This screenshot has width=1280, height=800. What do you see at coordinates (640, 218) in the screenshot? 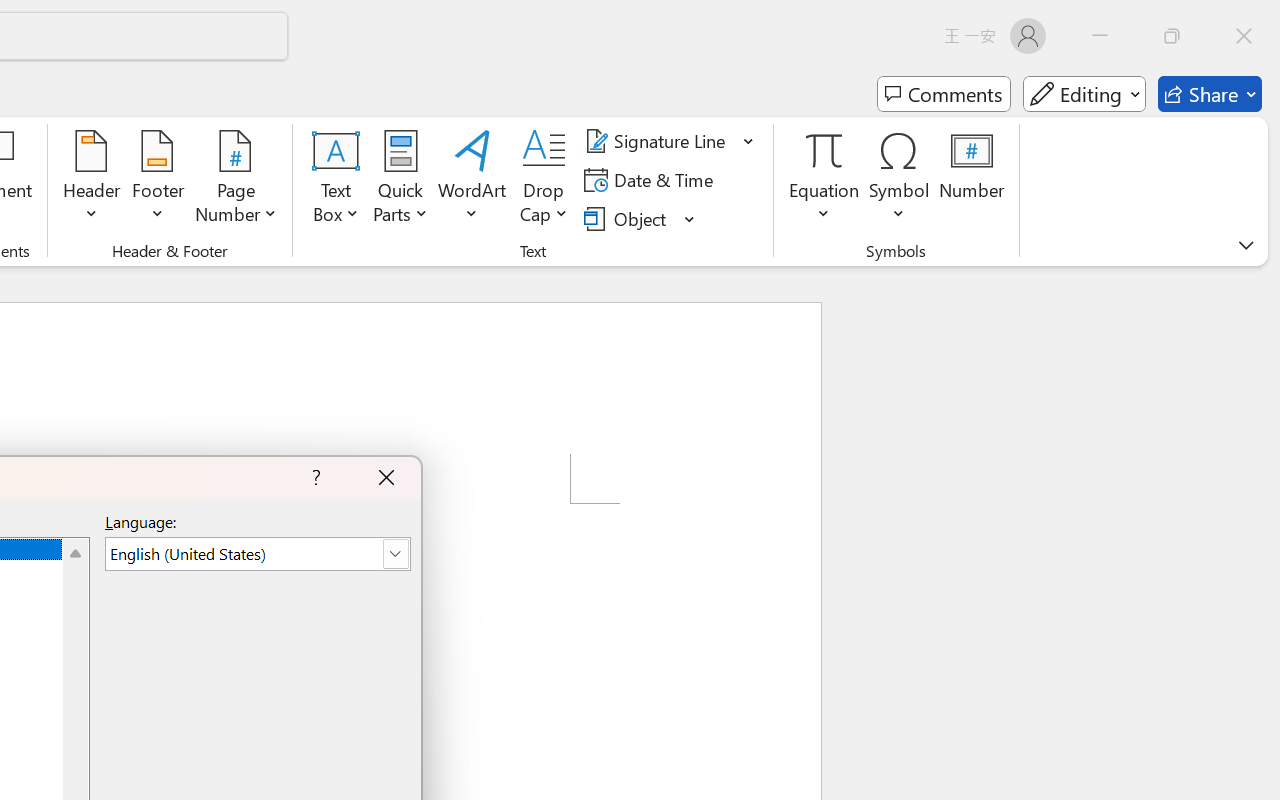
I see `'Object...'` at bounding box center [640, 218].